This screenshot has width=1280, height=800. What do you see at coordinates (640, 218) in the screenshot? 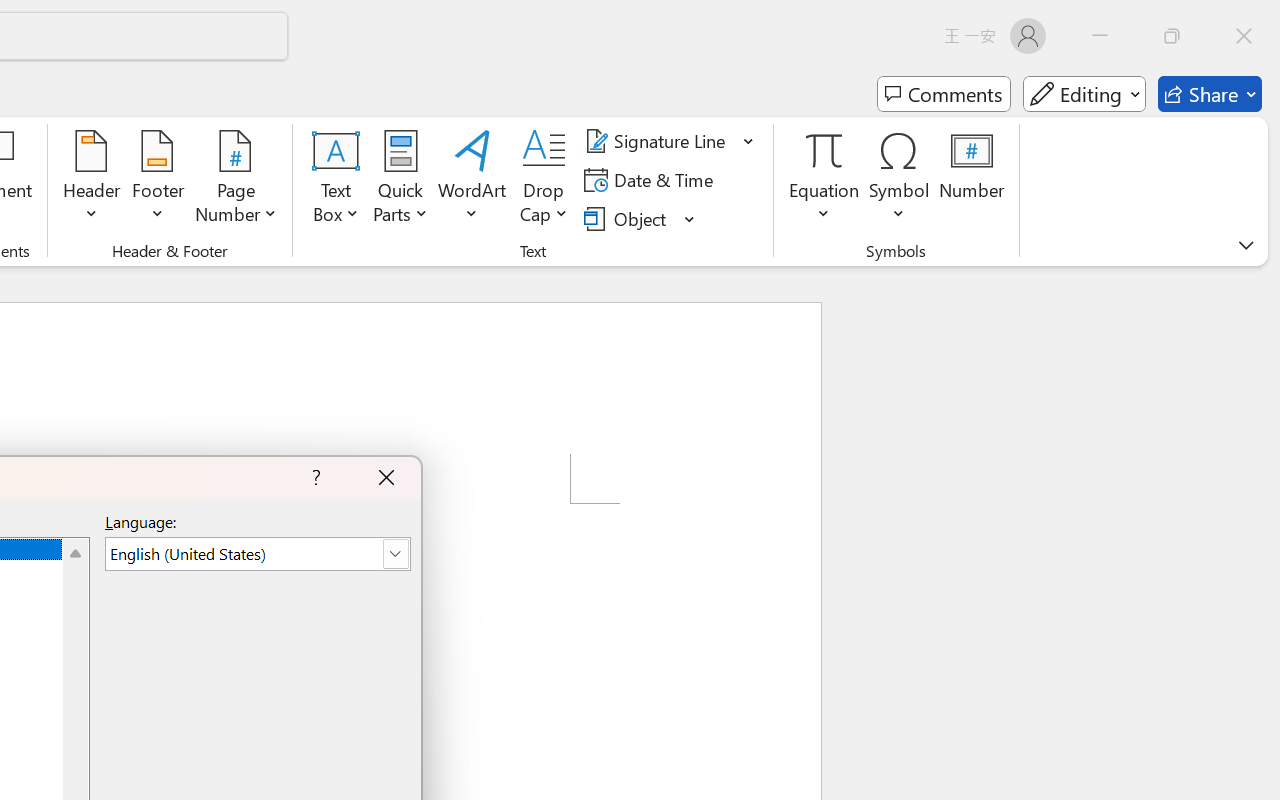
I see `'Object...'` at bounding box center [640, 218].